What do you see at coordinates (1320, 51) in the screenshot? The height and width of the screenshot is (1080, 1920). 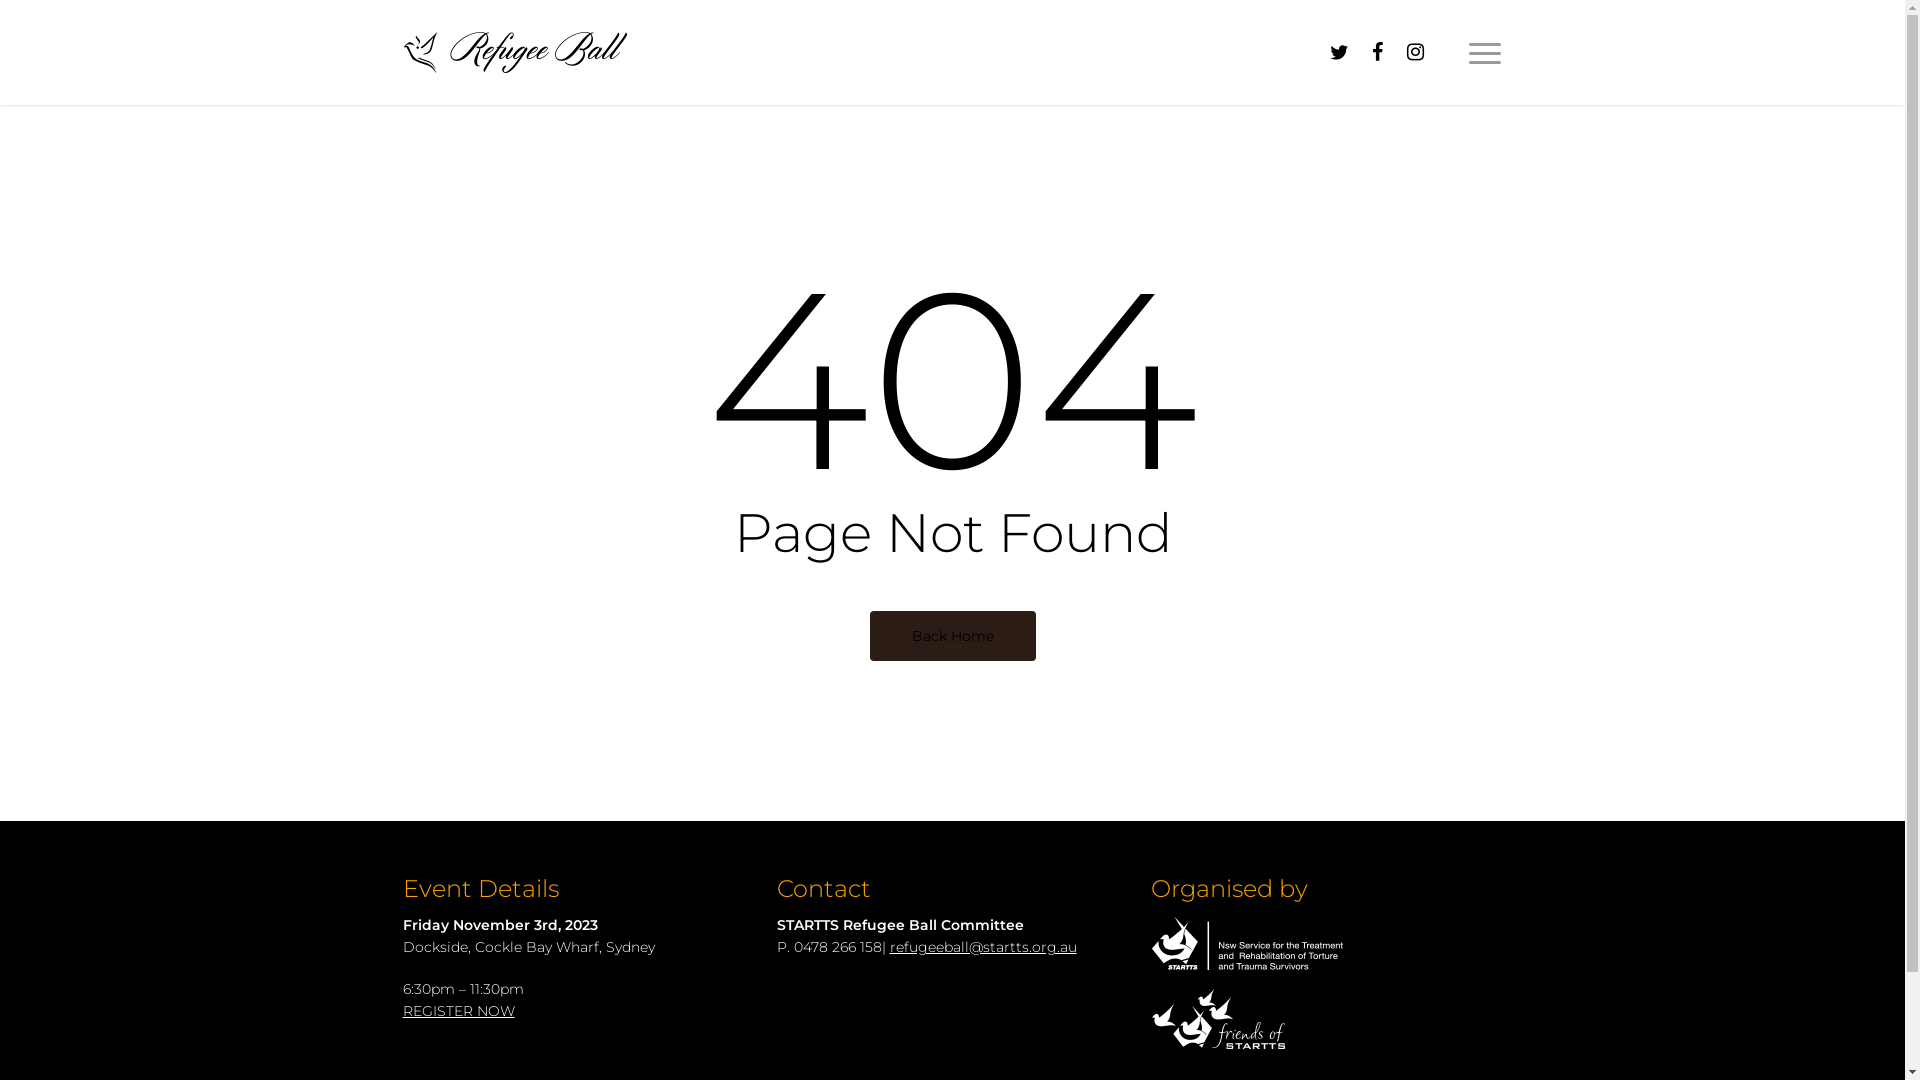 I see `'twitter'` at bounding box center [1320, 51].